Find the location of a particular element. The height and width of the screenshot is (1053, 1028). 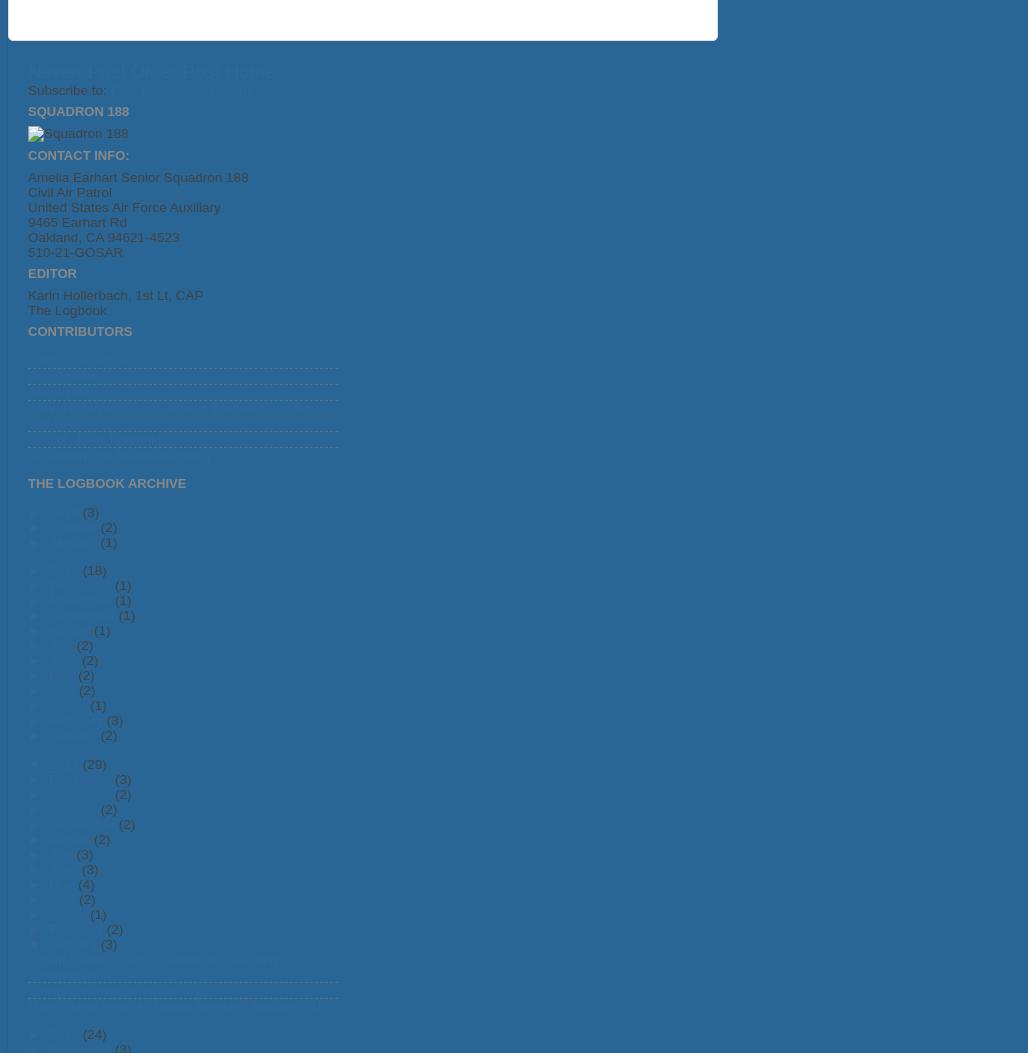

'9465 Earhart Rd' is located at coordinates (76, 221).